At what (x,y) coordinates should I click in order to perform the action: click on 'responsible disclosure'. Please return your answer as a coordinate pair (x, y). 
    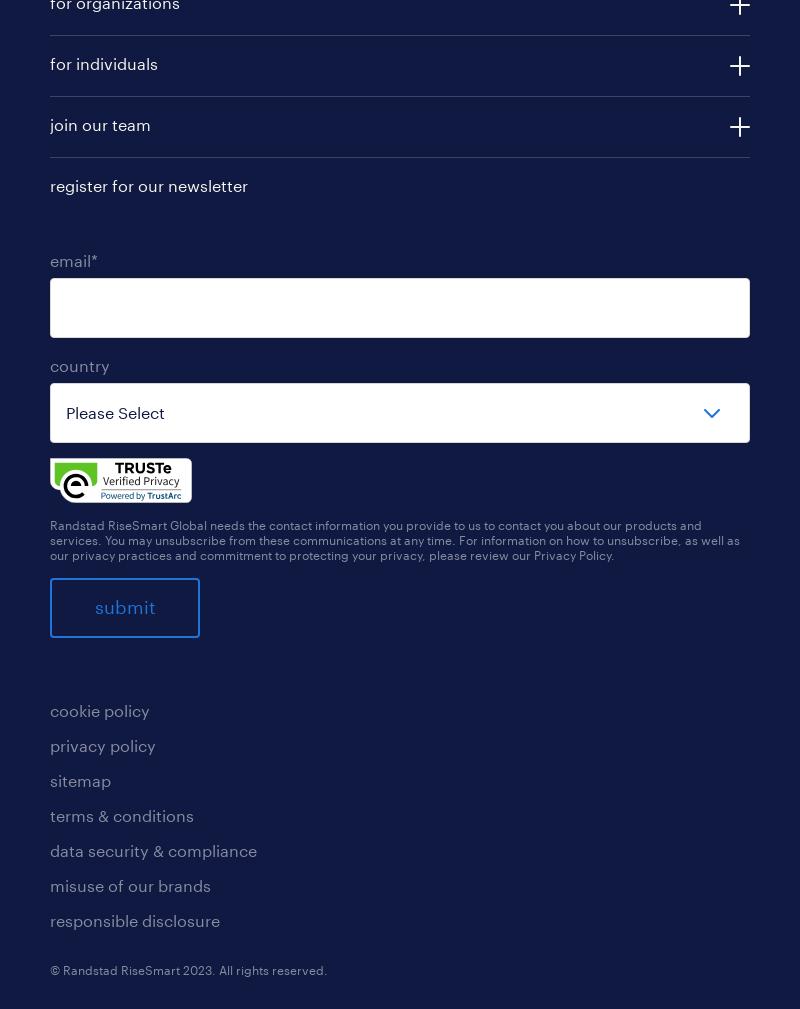
    Looking at the image, I should click on (49, 919).